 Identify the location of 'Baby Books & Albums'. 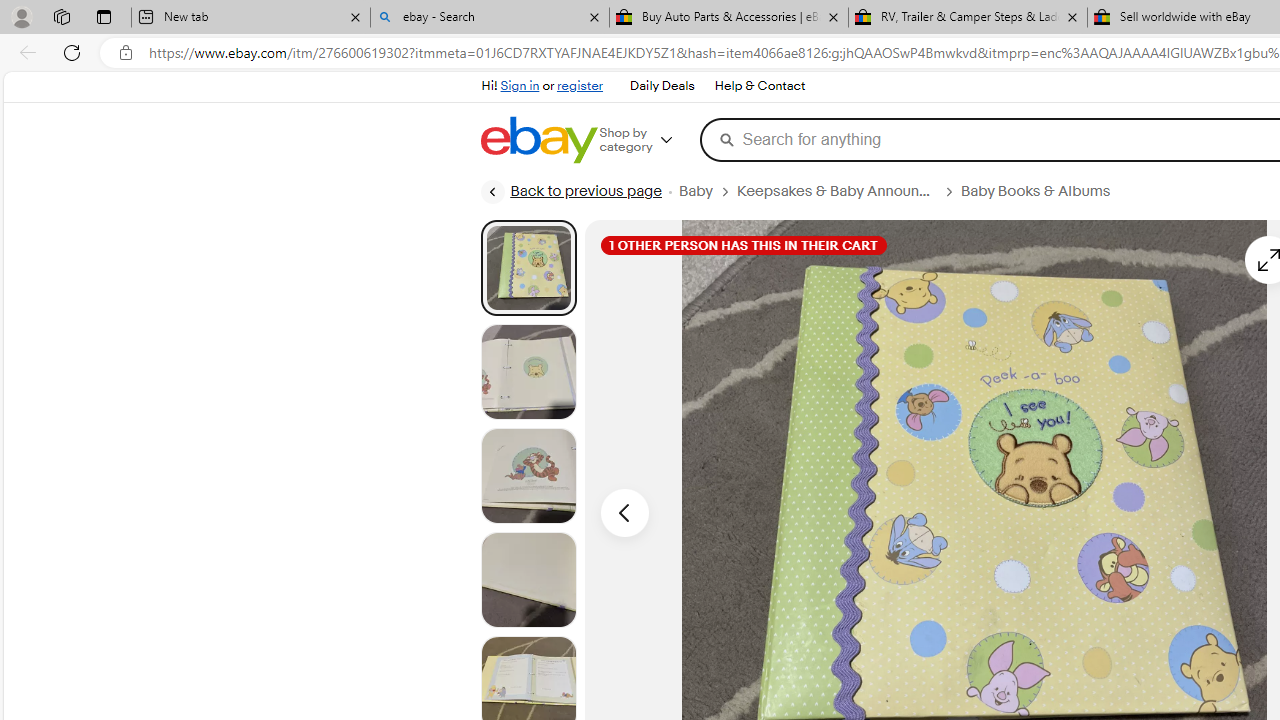
(1035, 191).